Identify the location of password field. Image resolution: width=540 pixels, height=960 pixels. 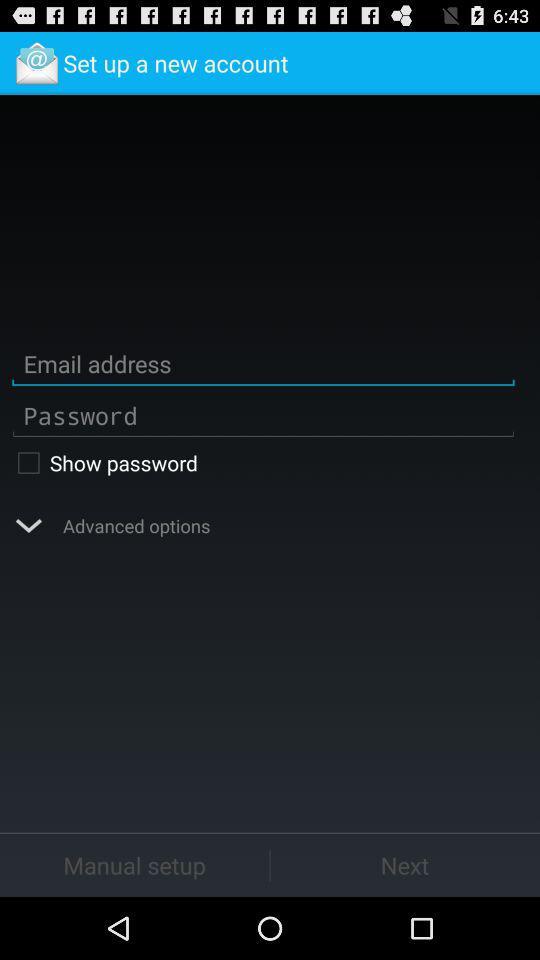
(263, 414).